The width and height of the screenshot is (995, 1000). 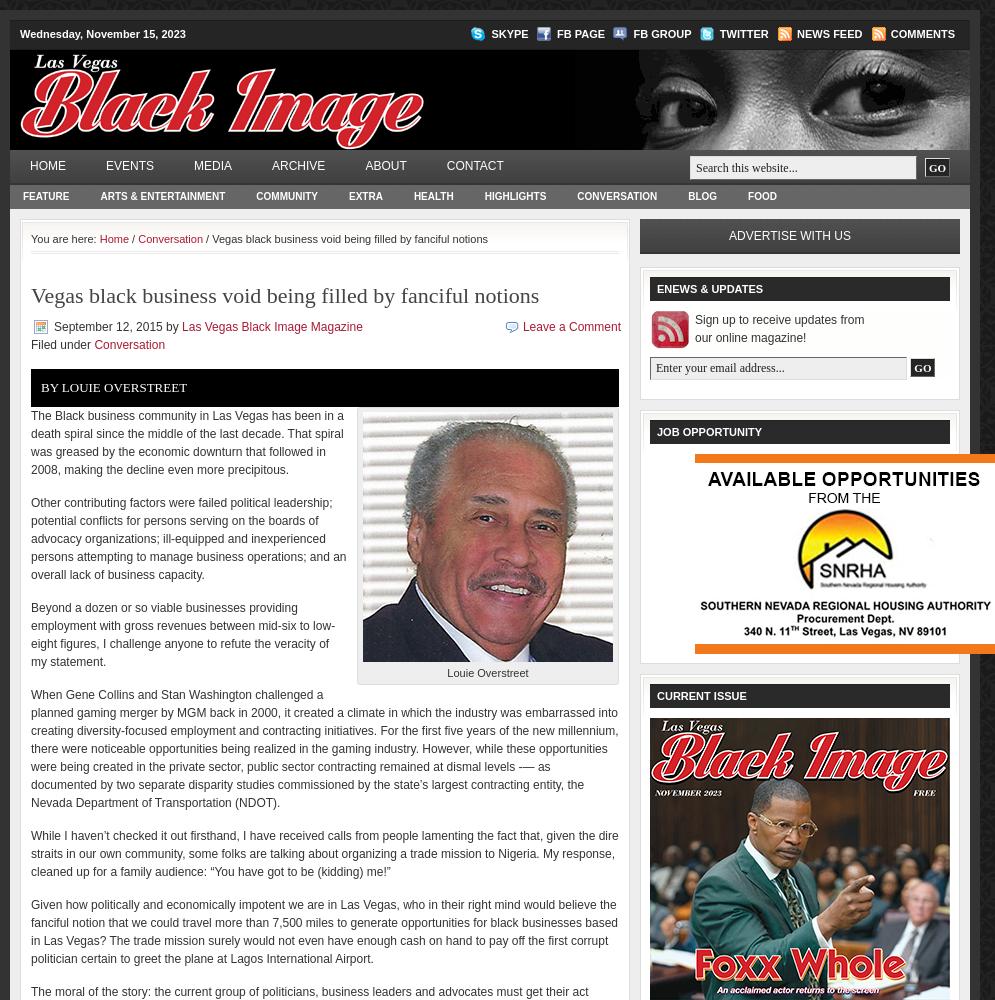 I want to click on 'Las Vegas Black Image Magazine', so click(x=271, y=326).